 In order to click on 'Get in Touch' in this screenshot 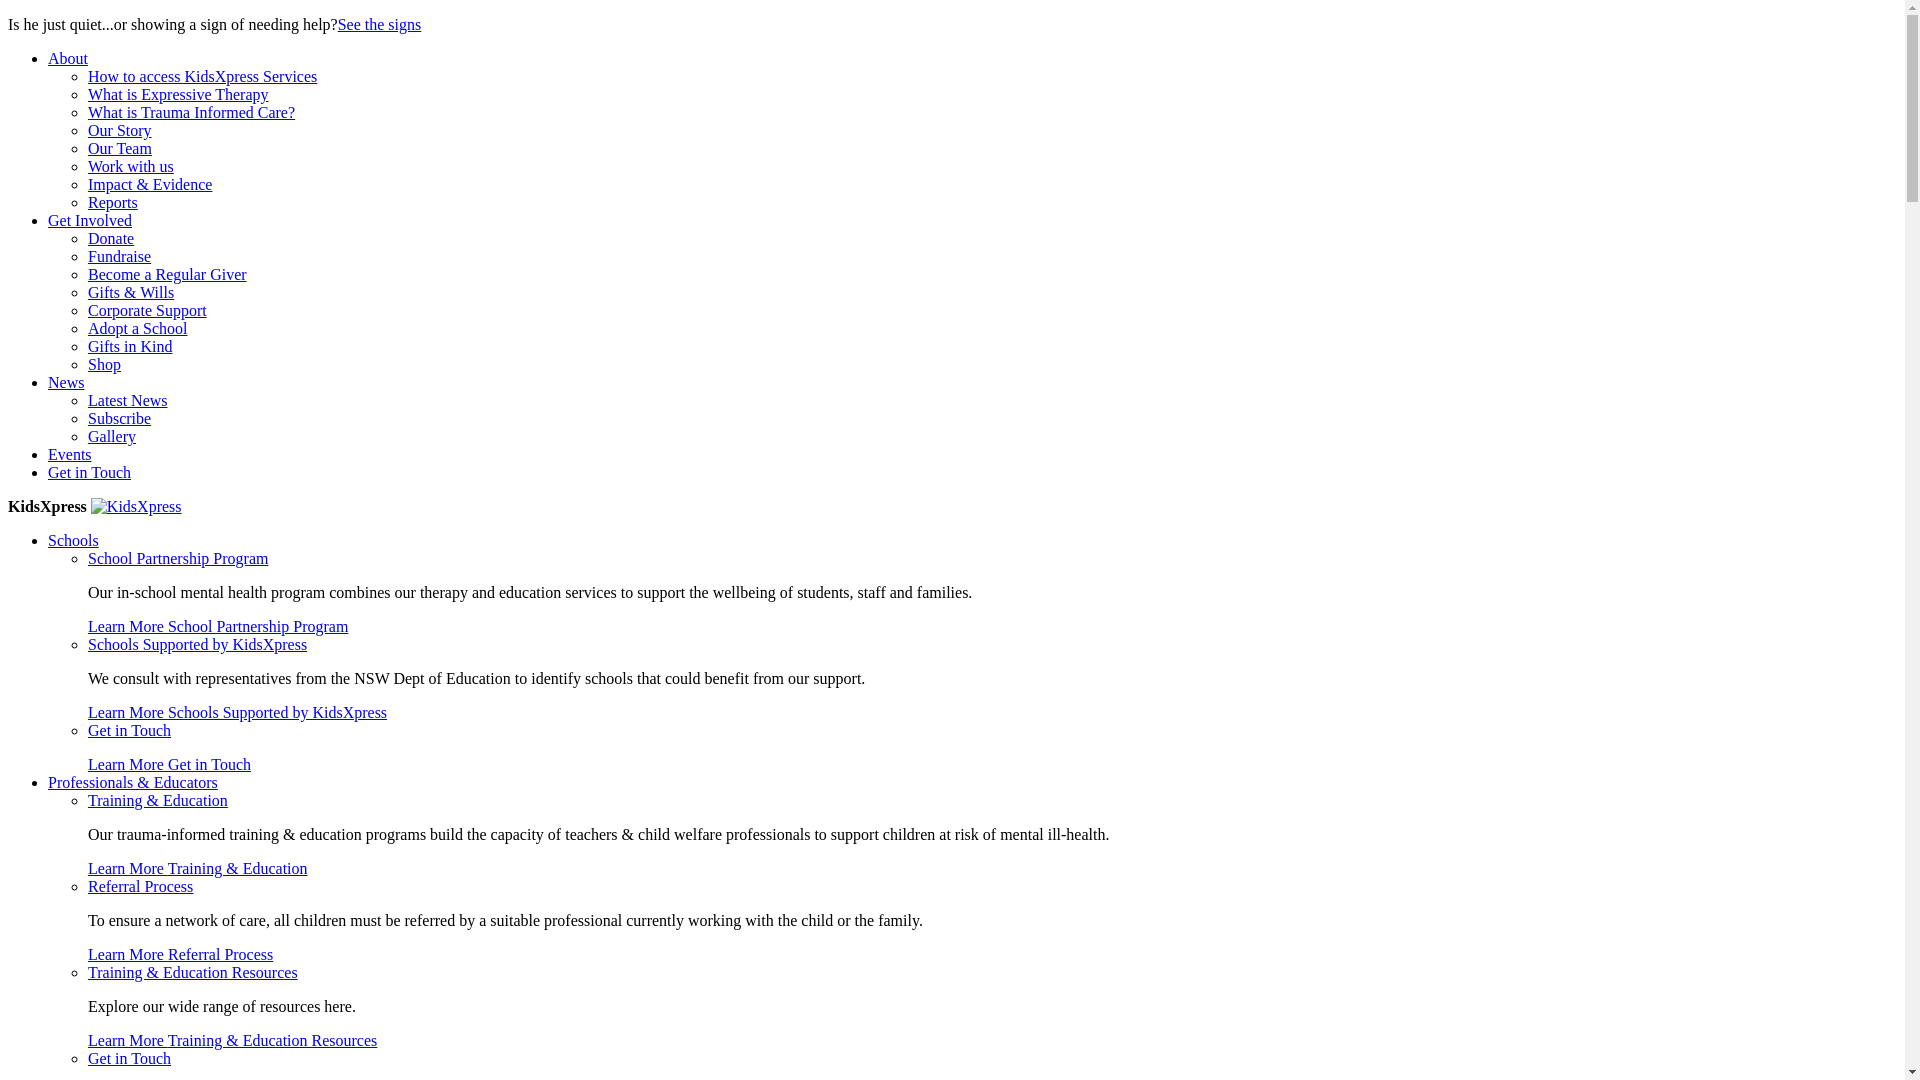, I will do `click(128, 1057)`.